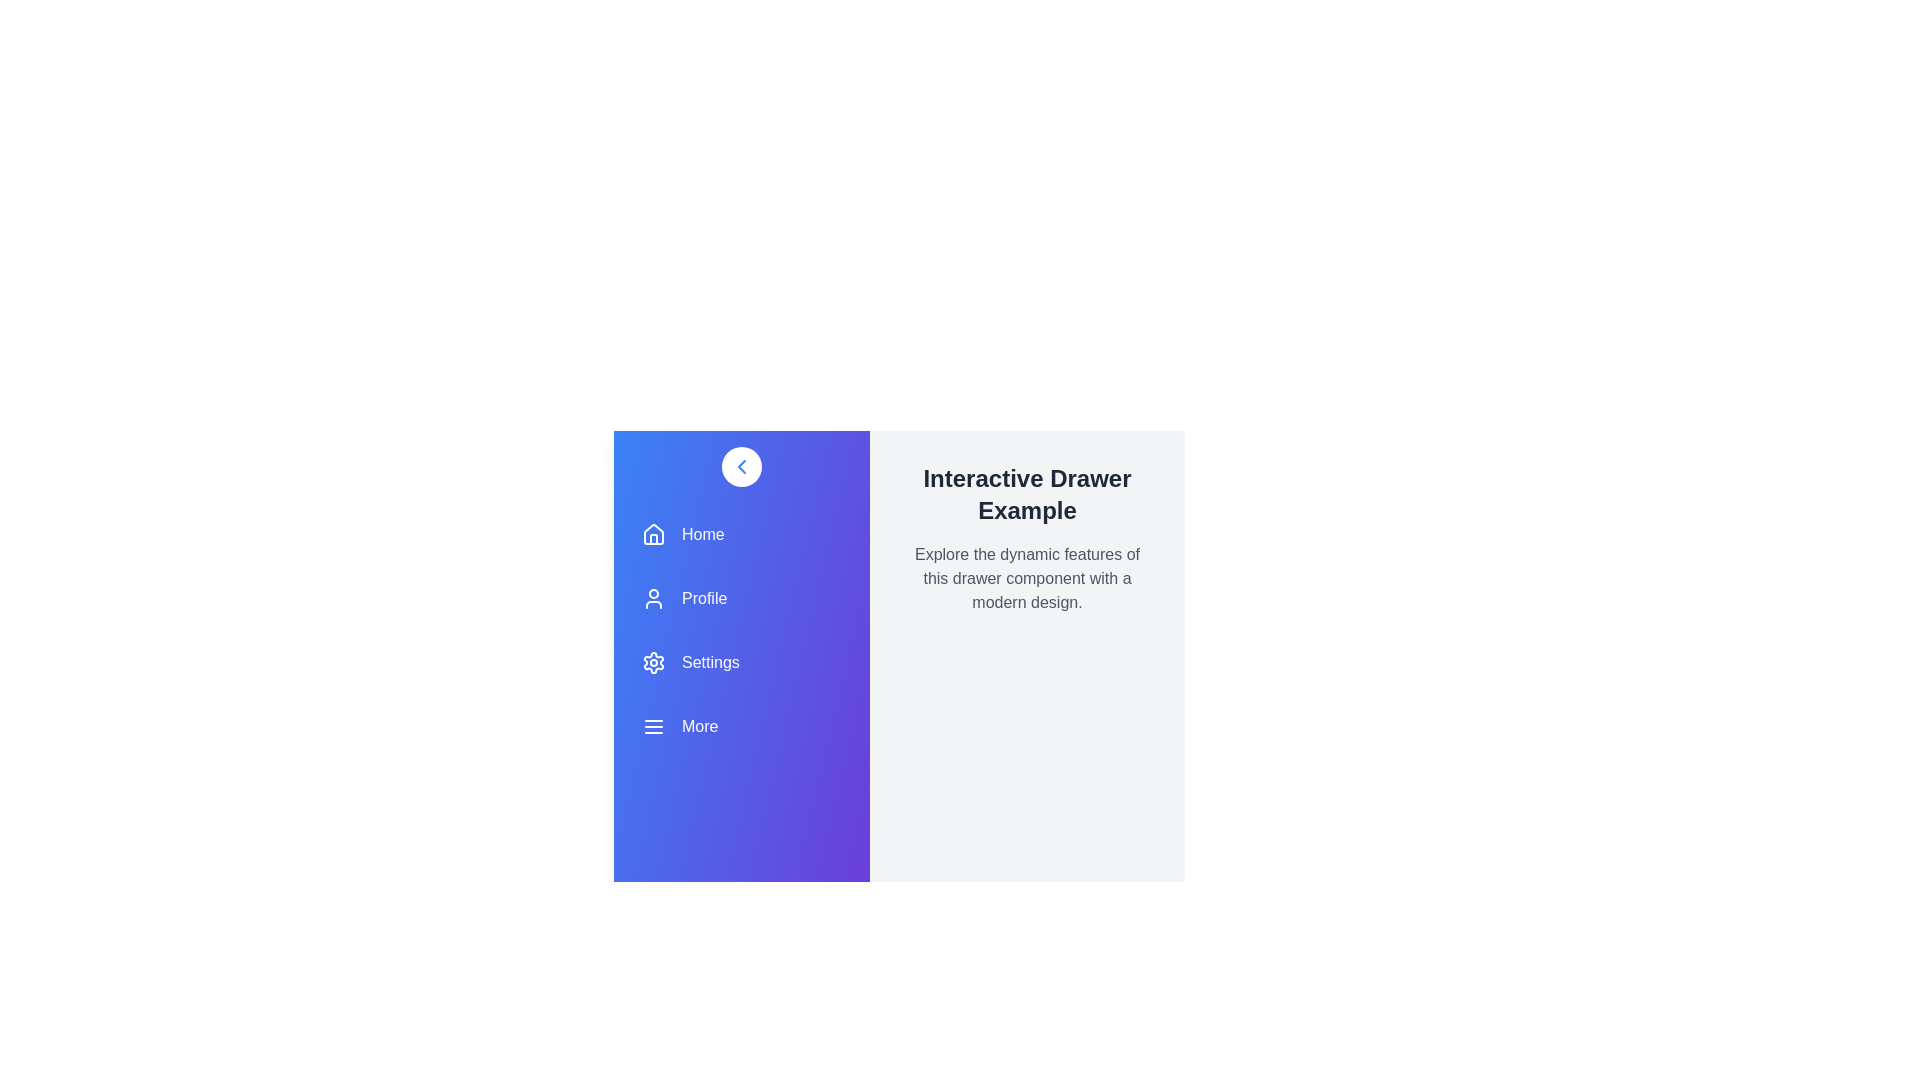  I want to click on the navigation item labeled Settings, so click(741, 663).